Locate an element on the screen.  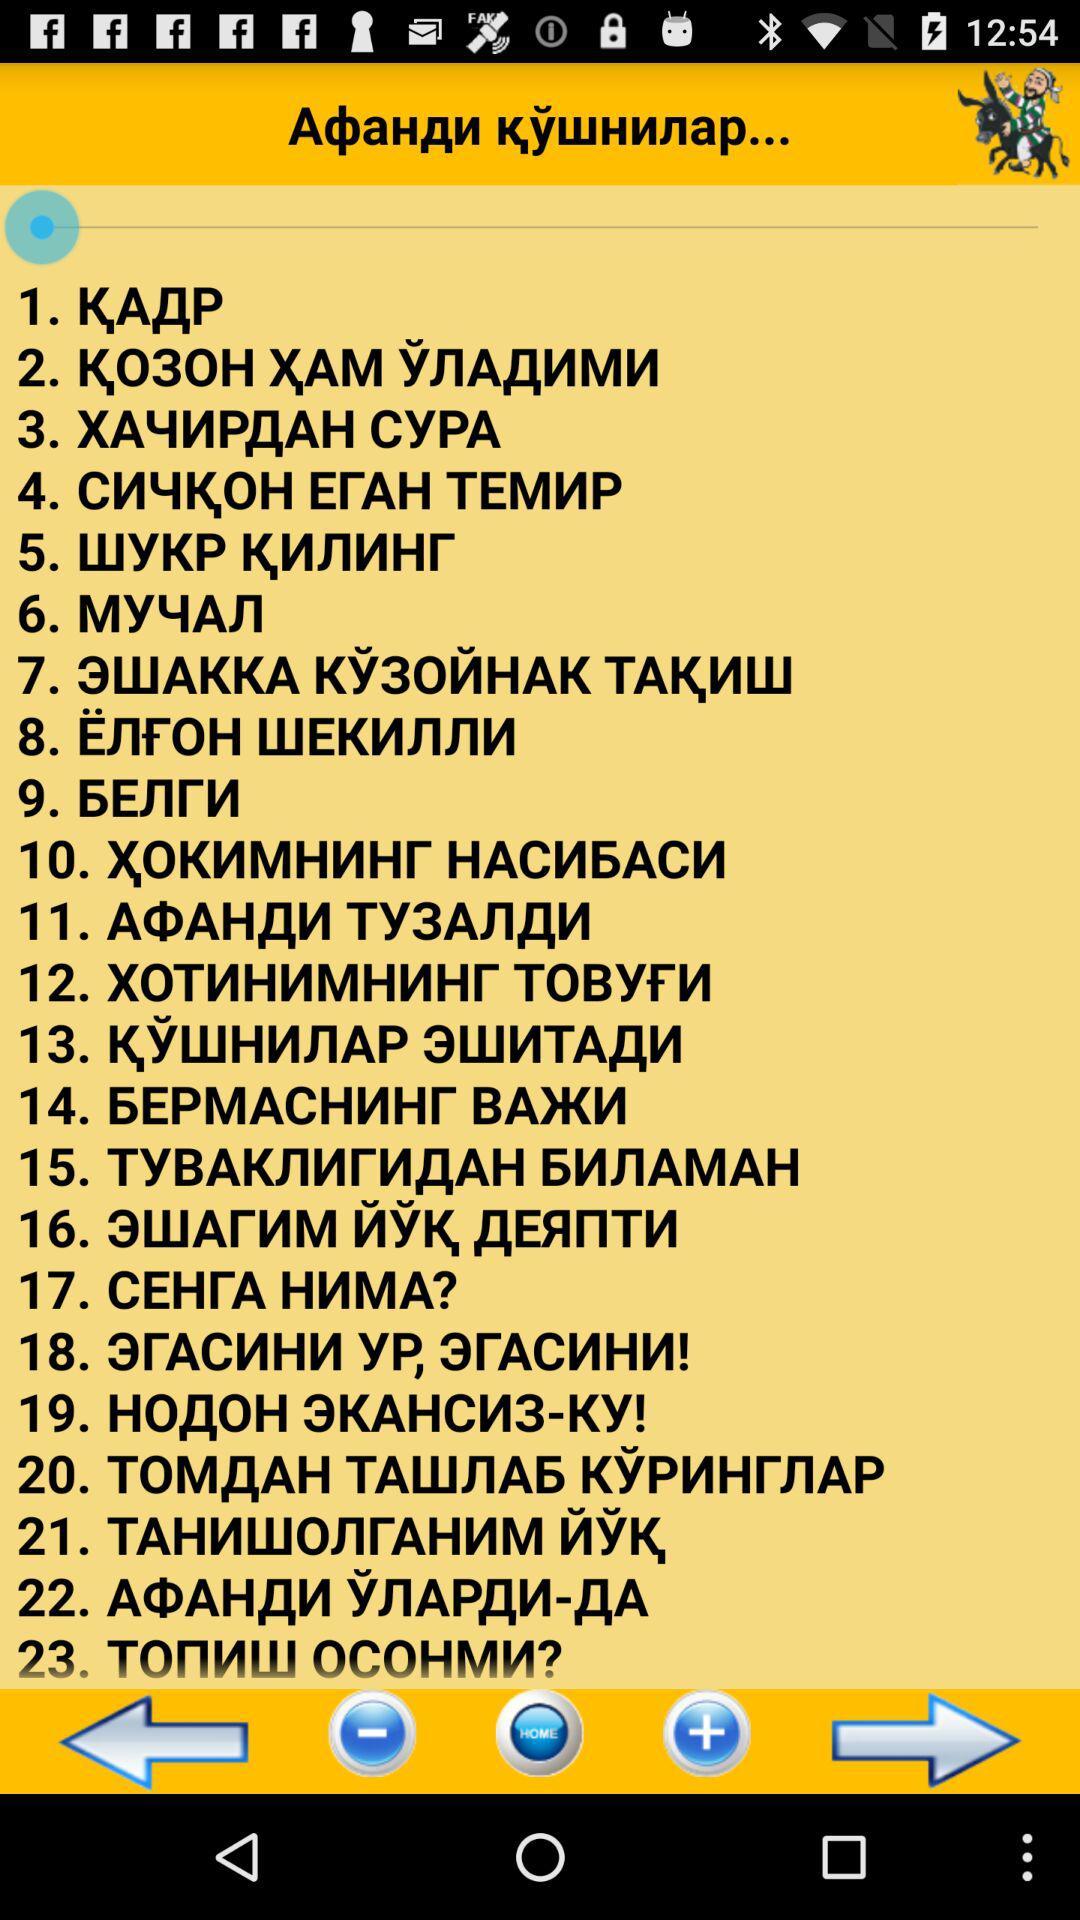
icon at the bottom right corner is located at coordinates (935, 1740).